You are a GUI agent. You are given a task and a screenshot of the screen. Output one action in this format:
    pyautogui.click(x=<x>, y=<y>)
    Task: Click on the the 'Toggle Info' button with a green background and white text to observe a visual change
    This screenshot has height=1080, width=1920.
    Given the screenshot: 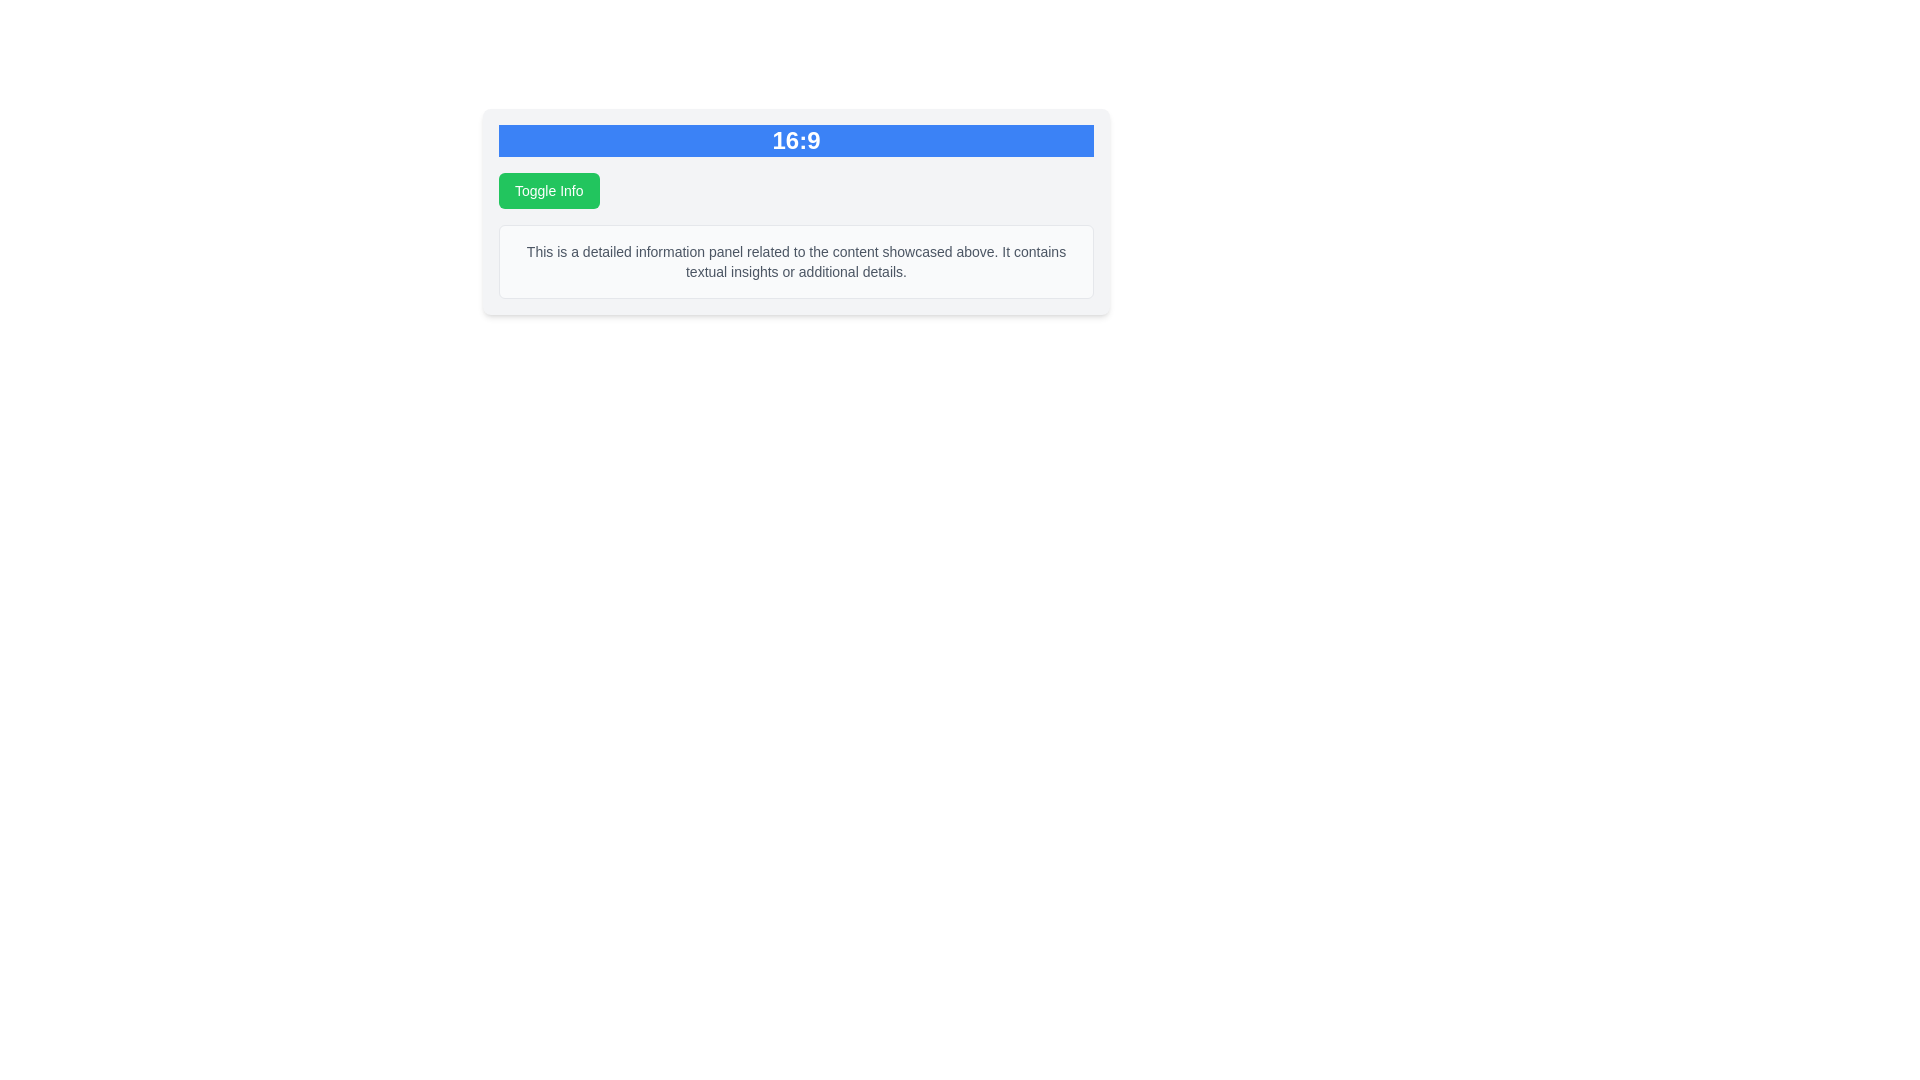 What is the action you would take?
    pyautogui.click(x=549, y=191)
    